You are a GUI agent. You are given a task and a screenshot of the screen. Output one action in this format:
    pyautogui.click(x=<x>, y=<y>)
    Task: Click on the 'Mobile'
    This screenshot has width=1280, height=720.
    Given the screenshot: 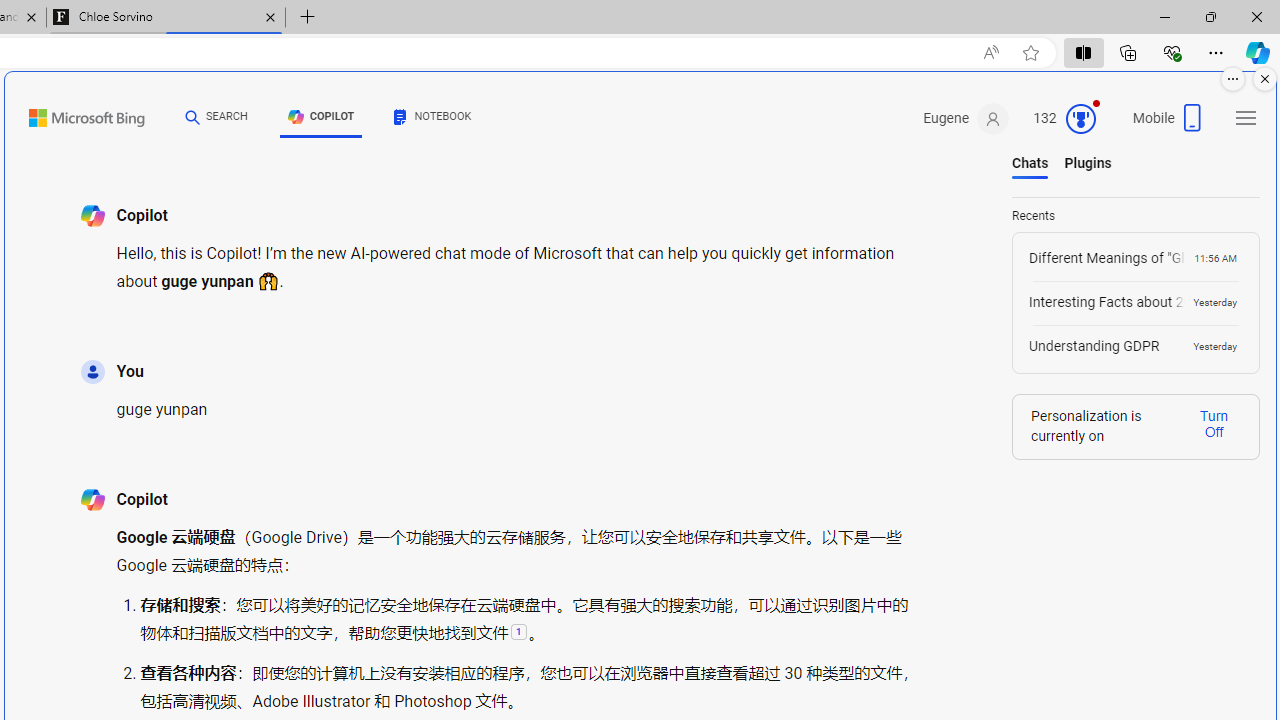 What is the action you would take?
    pyautogui.click(x=1169, y=124)
    